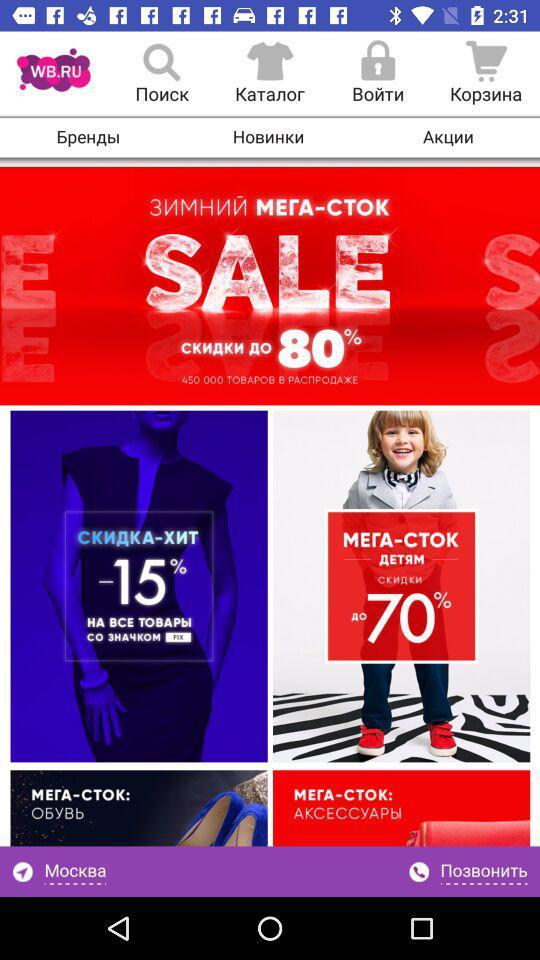 This screenshot has width=540, height=960. Describe the element at coordinates (161, 74) in the screenshot. I see `the search icon which is right to the wbru` at that location.